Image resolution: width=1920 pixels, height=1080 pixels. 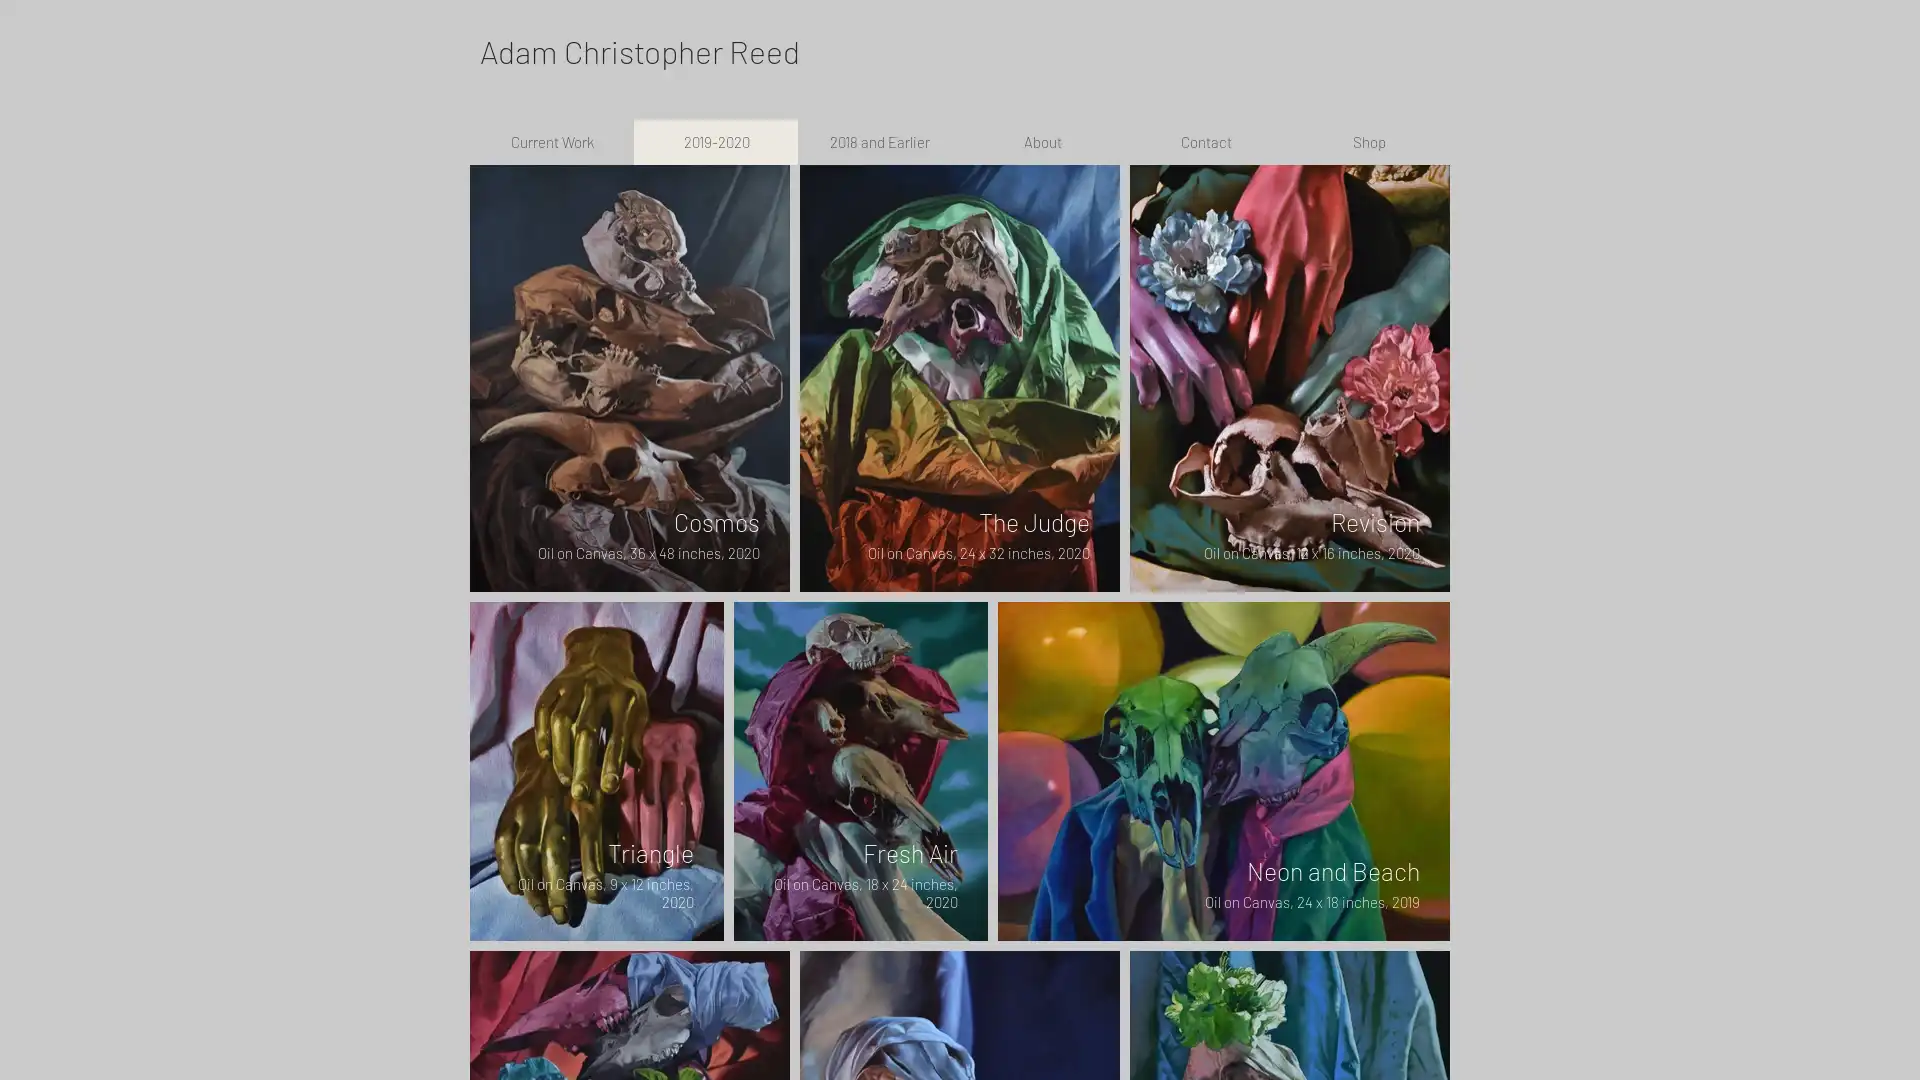 What do you see at coordinates (1290, 378) in the screenshot?
I see `Revision` at bounding box center [1290, 378].